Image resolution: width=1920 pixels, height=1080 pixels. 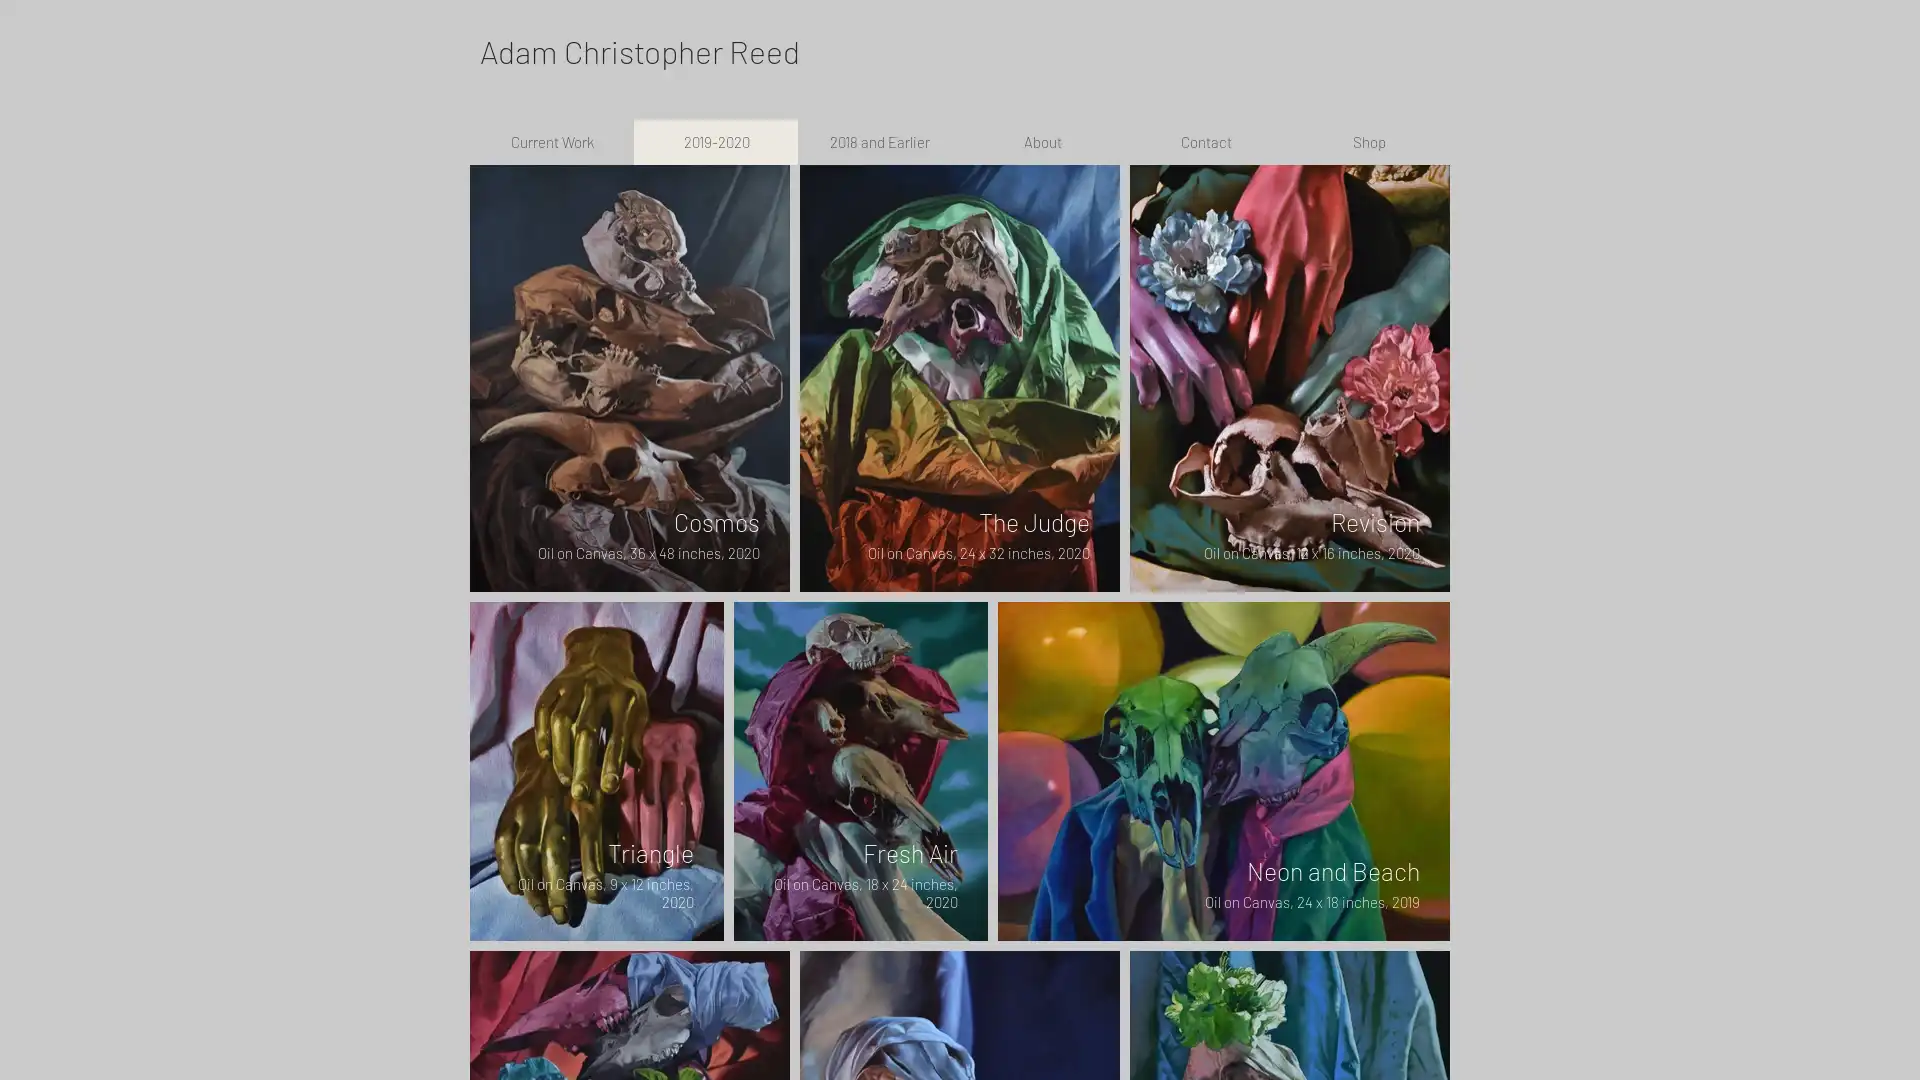 What do you see at coordinates (1290, 378) in the screenshot?
I see `Revision` at bounding box center [1290, 378].